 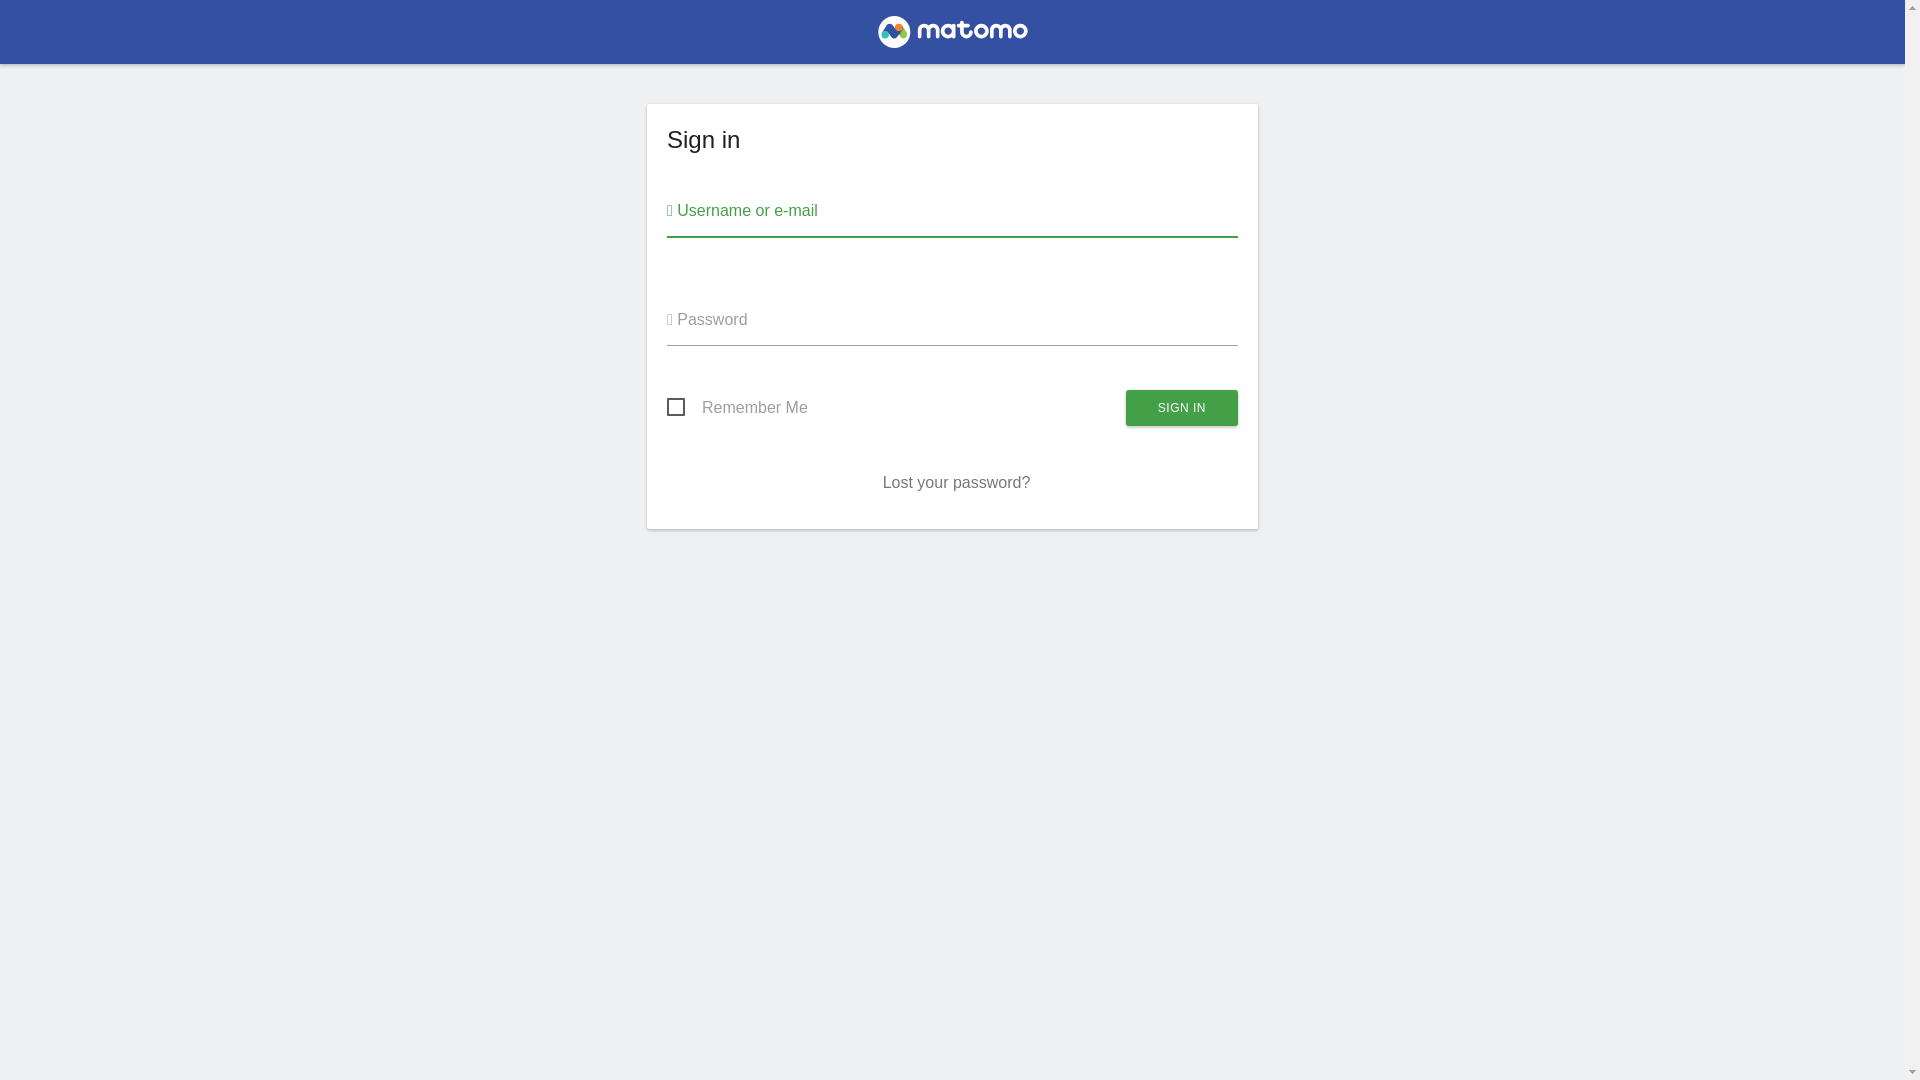 I want to click on 'Lost your password?', so click(x=955, y=482).